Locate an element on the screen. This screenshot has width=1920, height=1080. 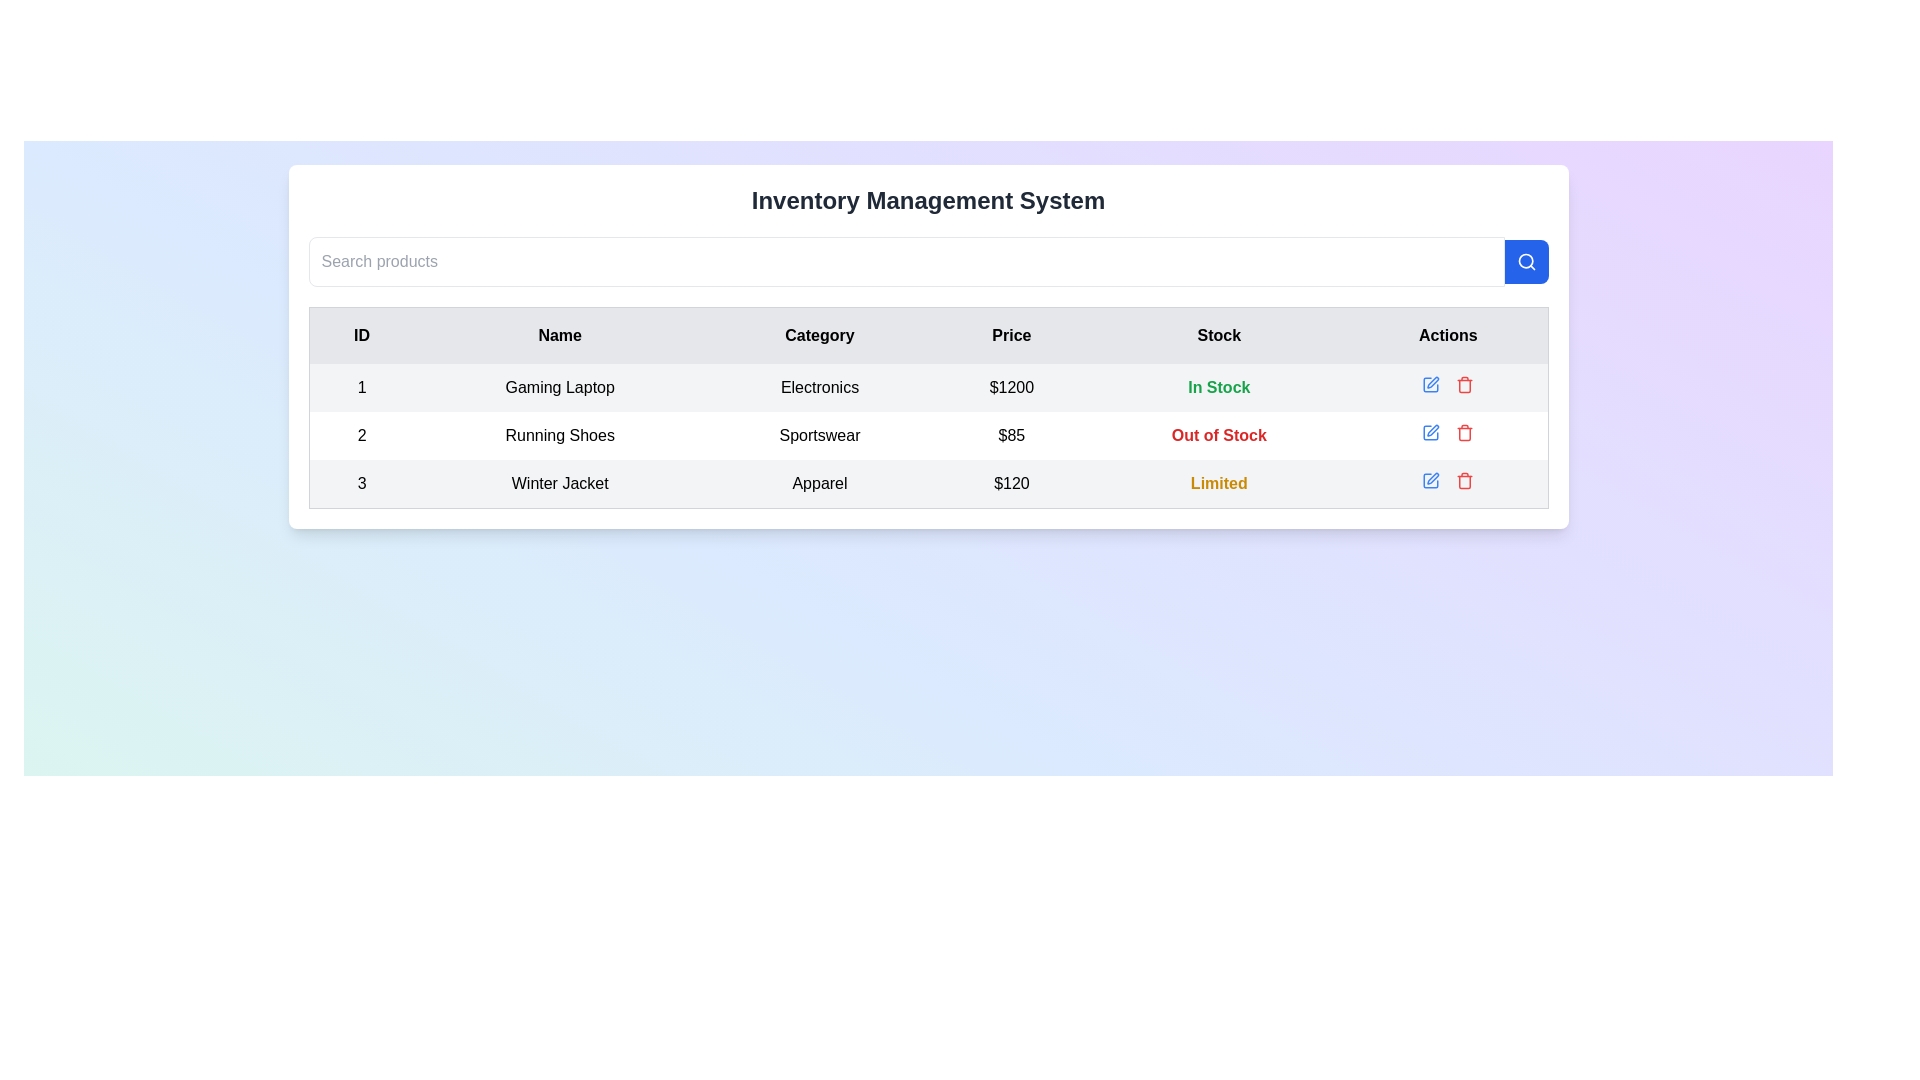
the text label indicating stock status for 'Winter Jacket' located in the last column of the third row of the inventory management table is located at coordinates (1218, 484).